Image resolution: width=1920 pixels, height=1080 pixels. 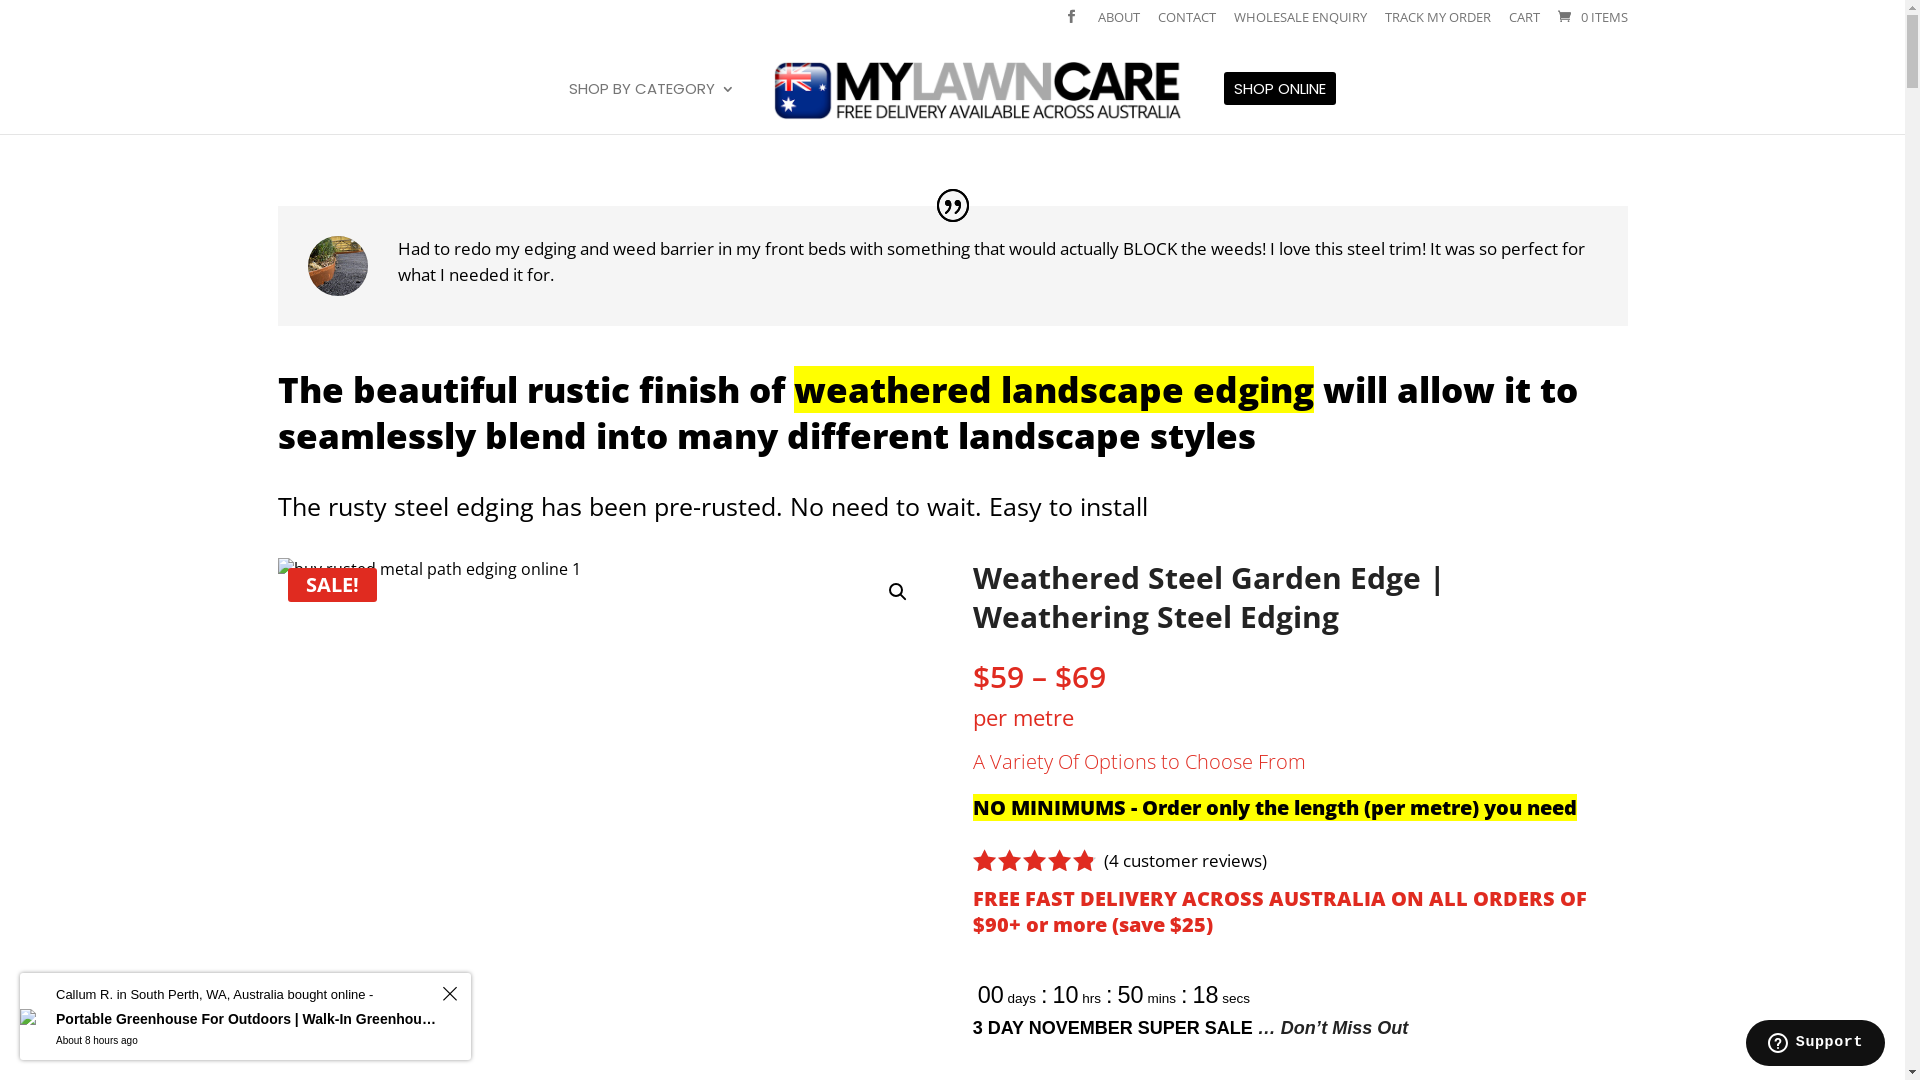 What do you see at coordinates (1814, 1044) in the screenshot?
I see `'Opens a widget where you can find more information'` at bounding box center [1814, 1044].